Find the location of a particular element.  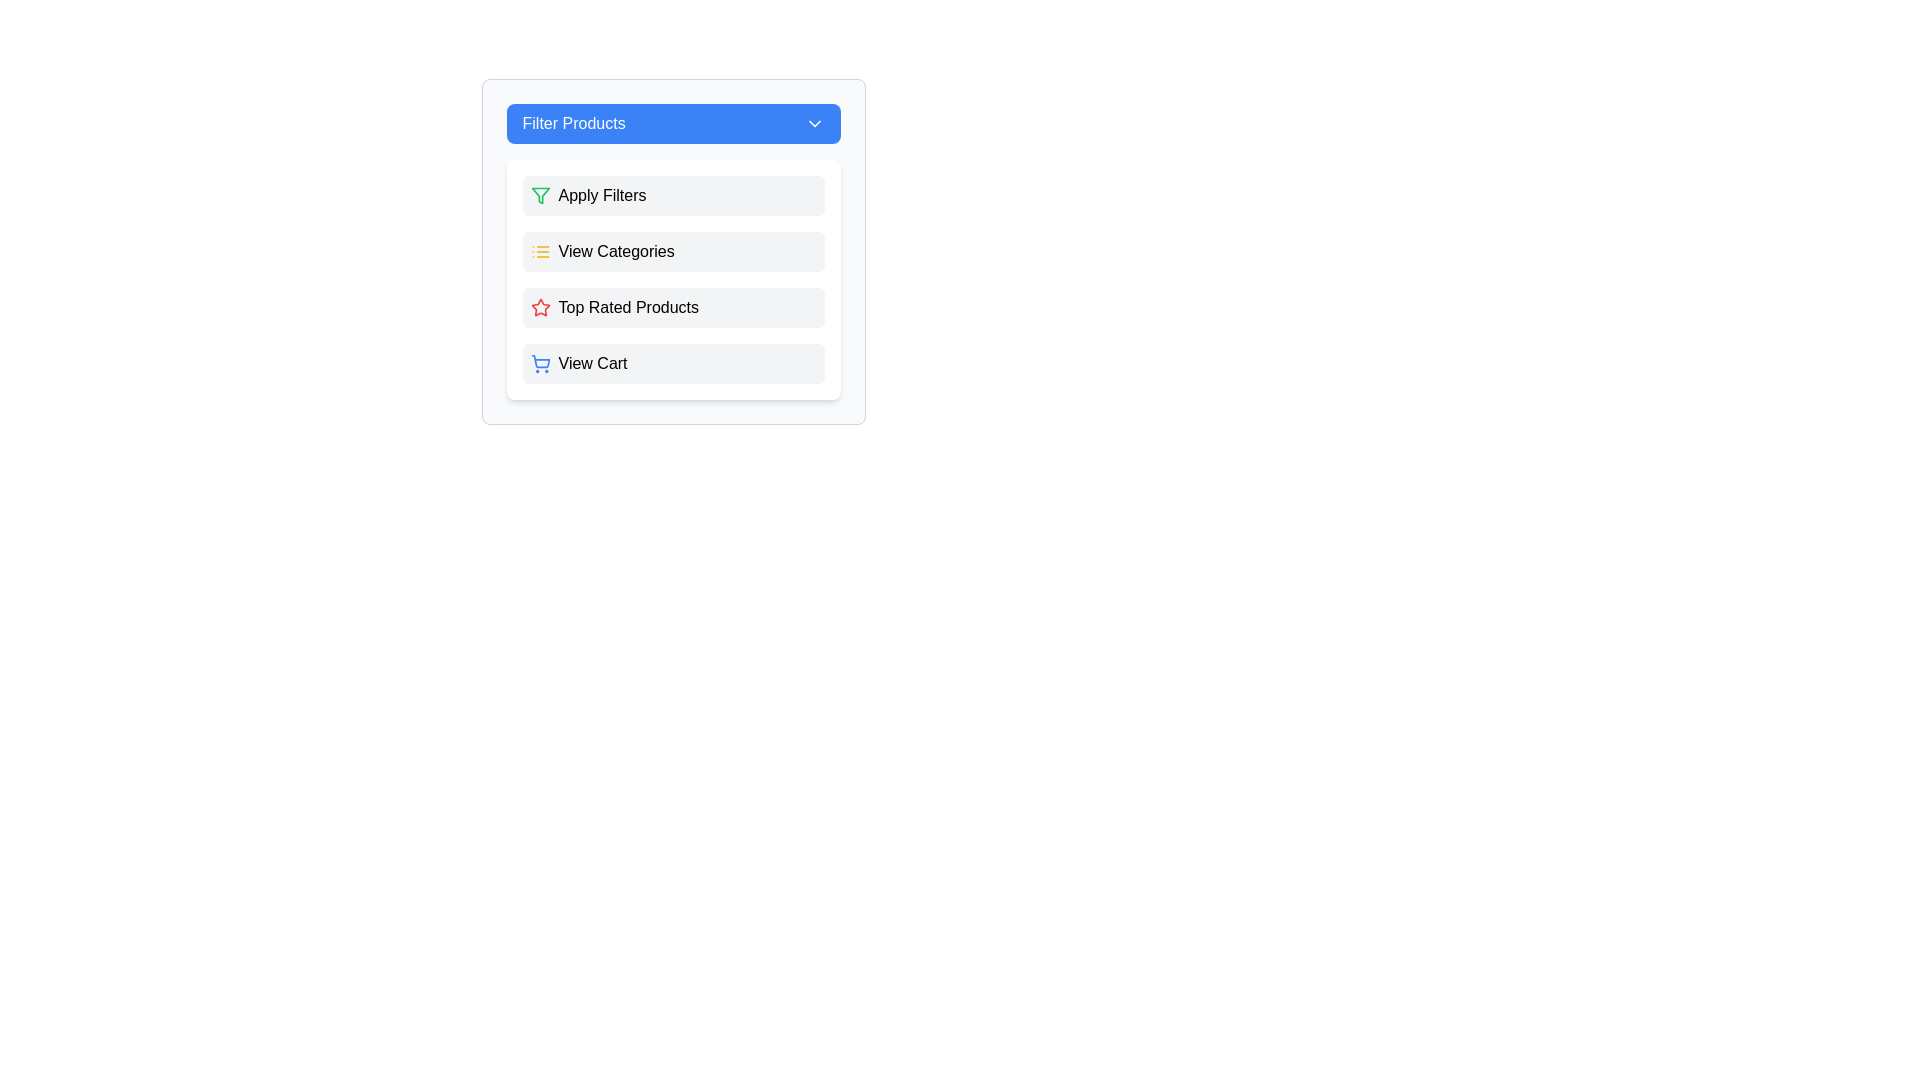

the chevron-down icon located at the far right side of the blue header labeled 'Filter Products' is located at coordinates (814, 123).